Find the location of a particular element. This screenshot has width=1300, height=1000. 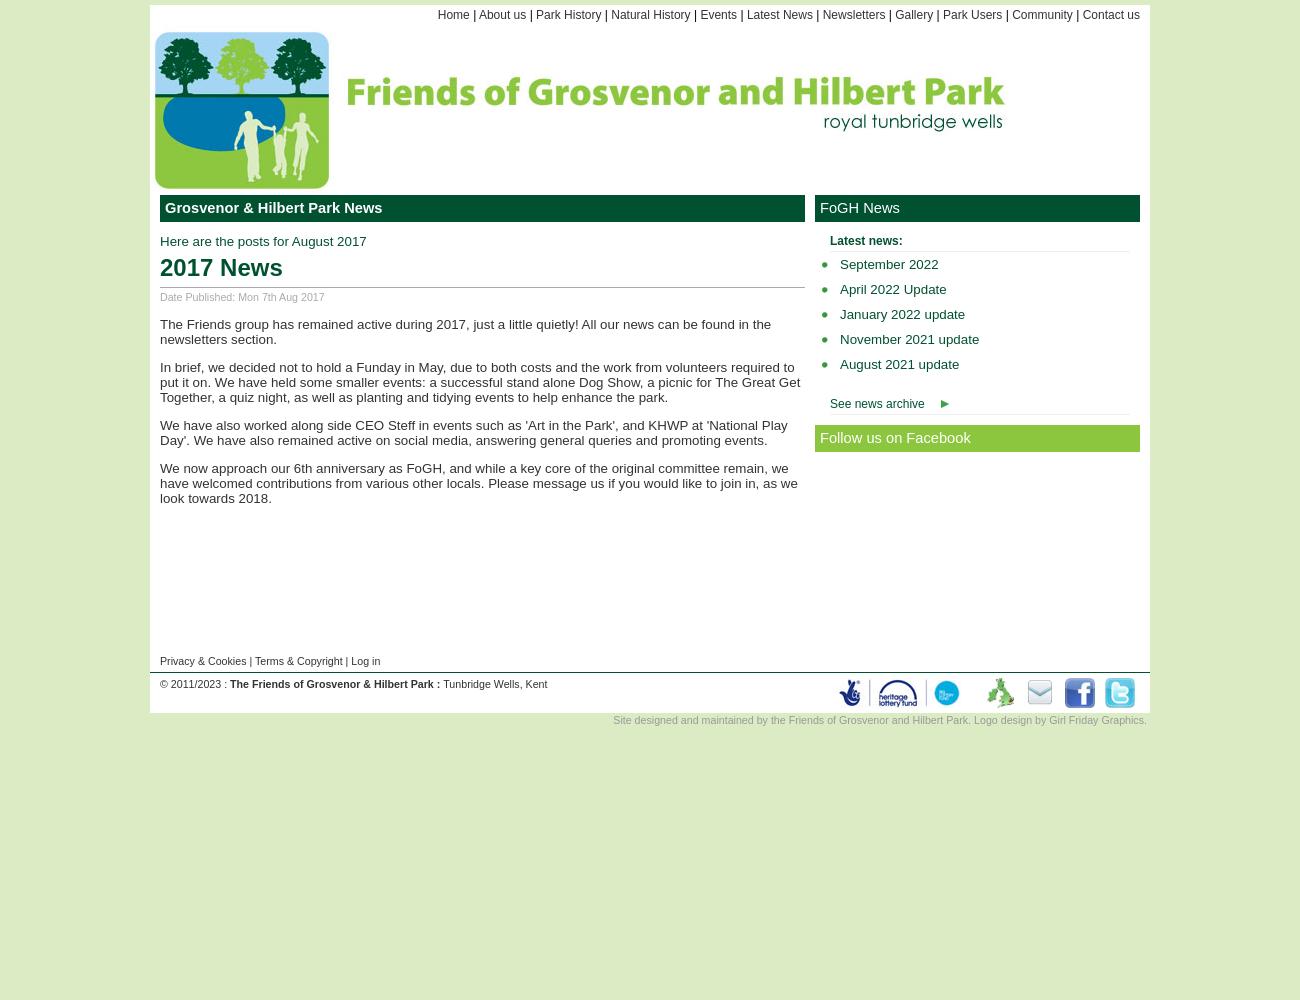

'Here are the posts for August 2017' is located at coordinates (261, 240).